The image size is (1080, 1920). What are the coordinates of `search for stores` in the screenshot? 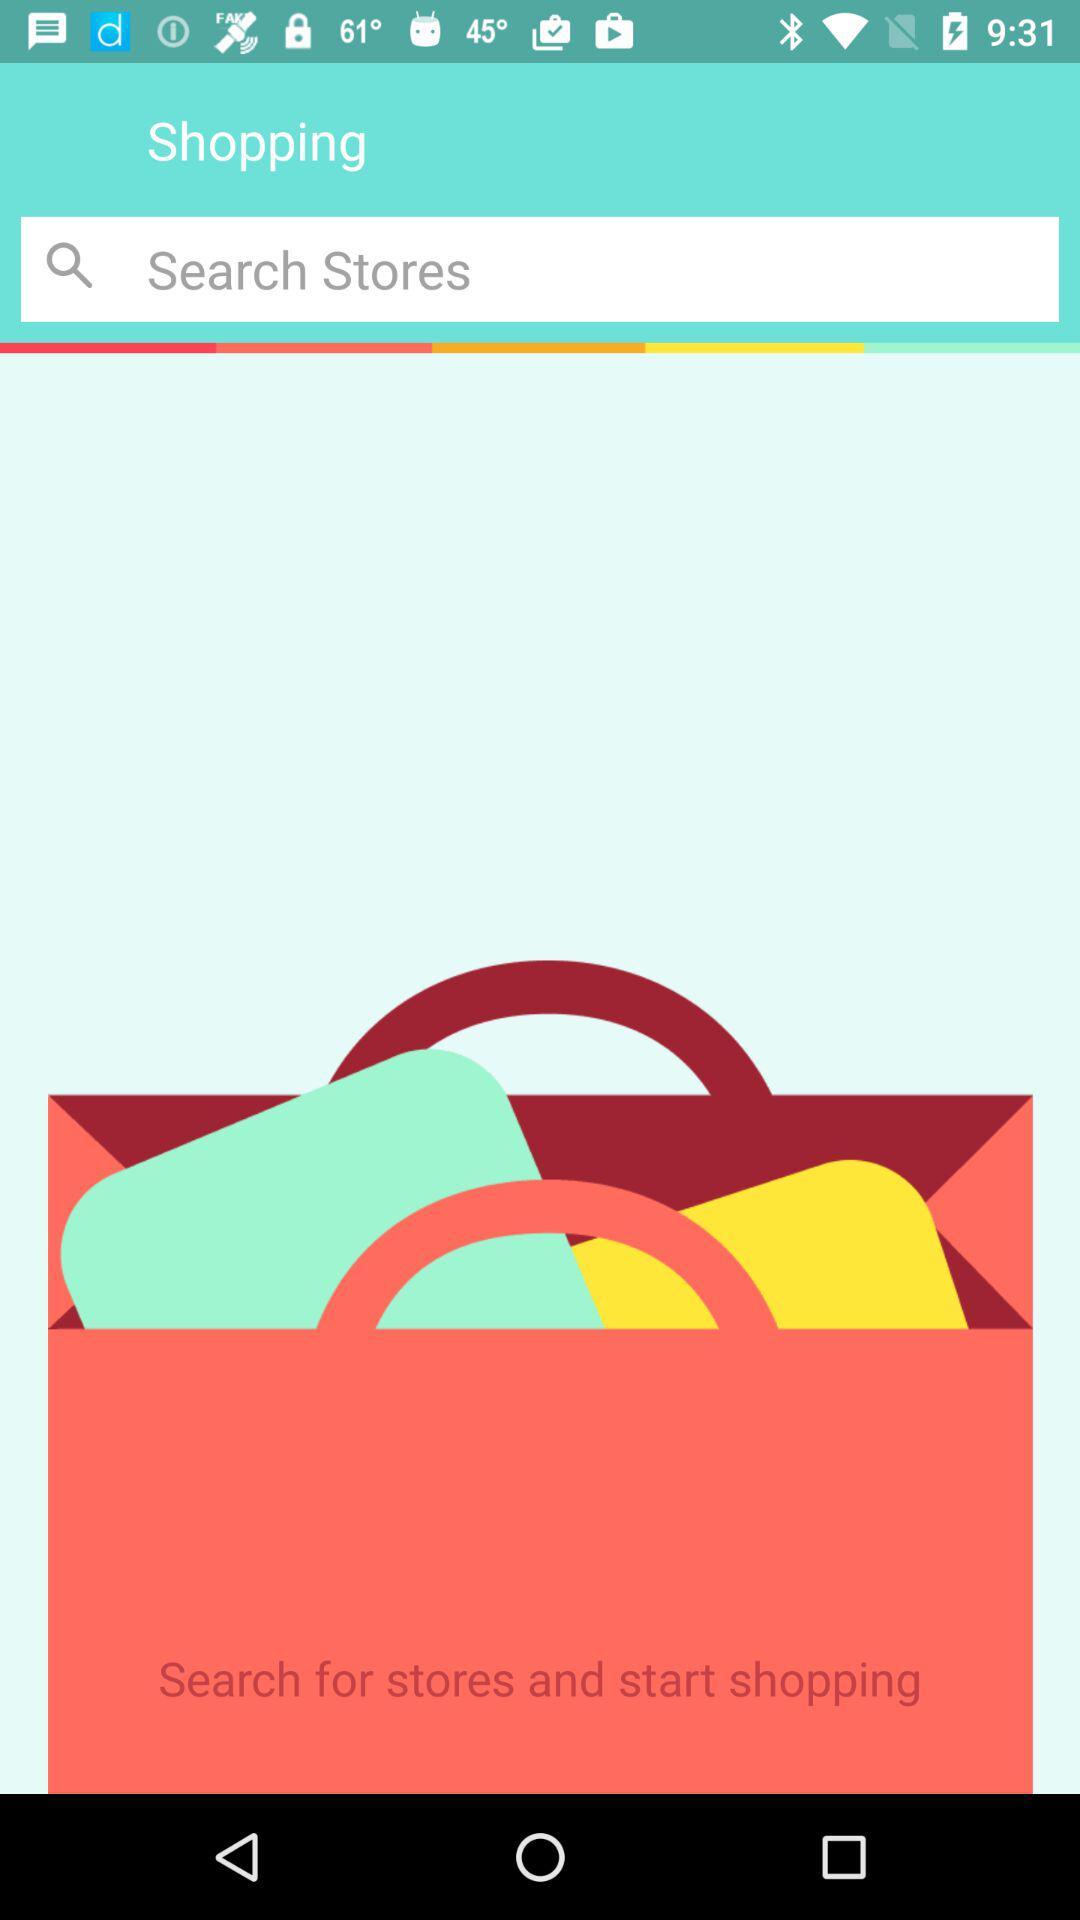 It's located at (72, 268).